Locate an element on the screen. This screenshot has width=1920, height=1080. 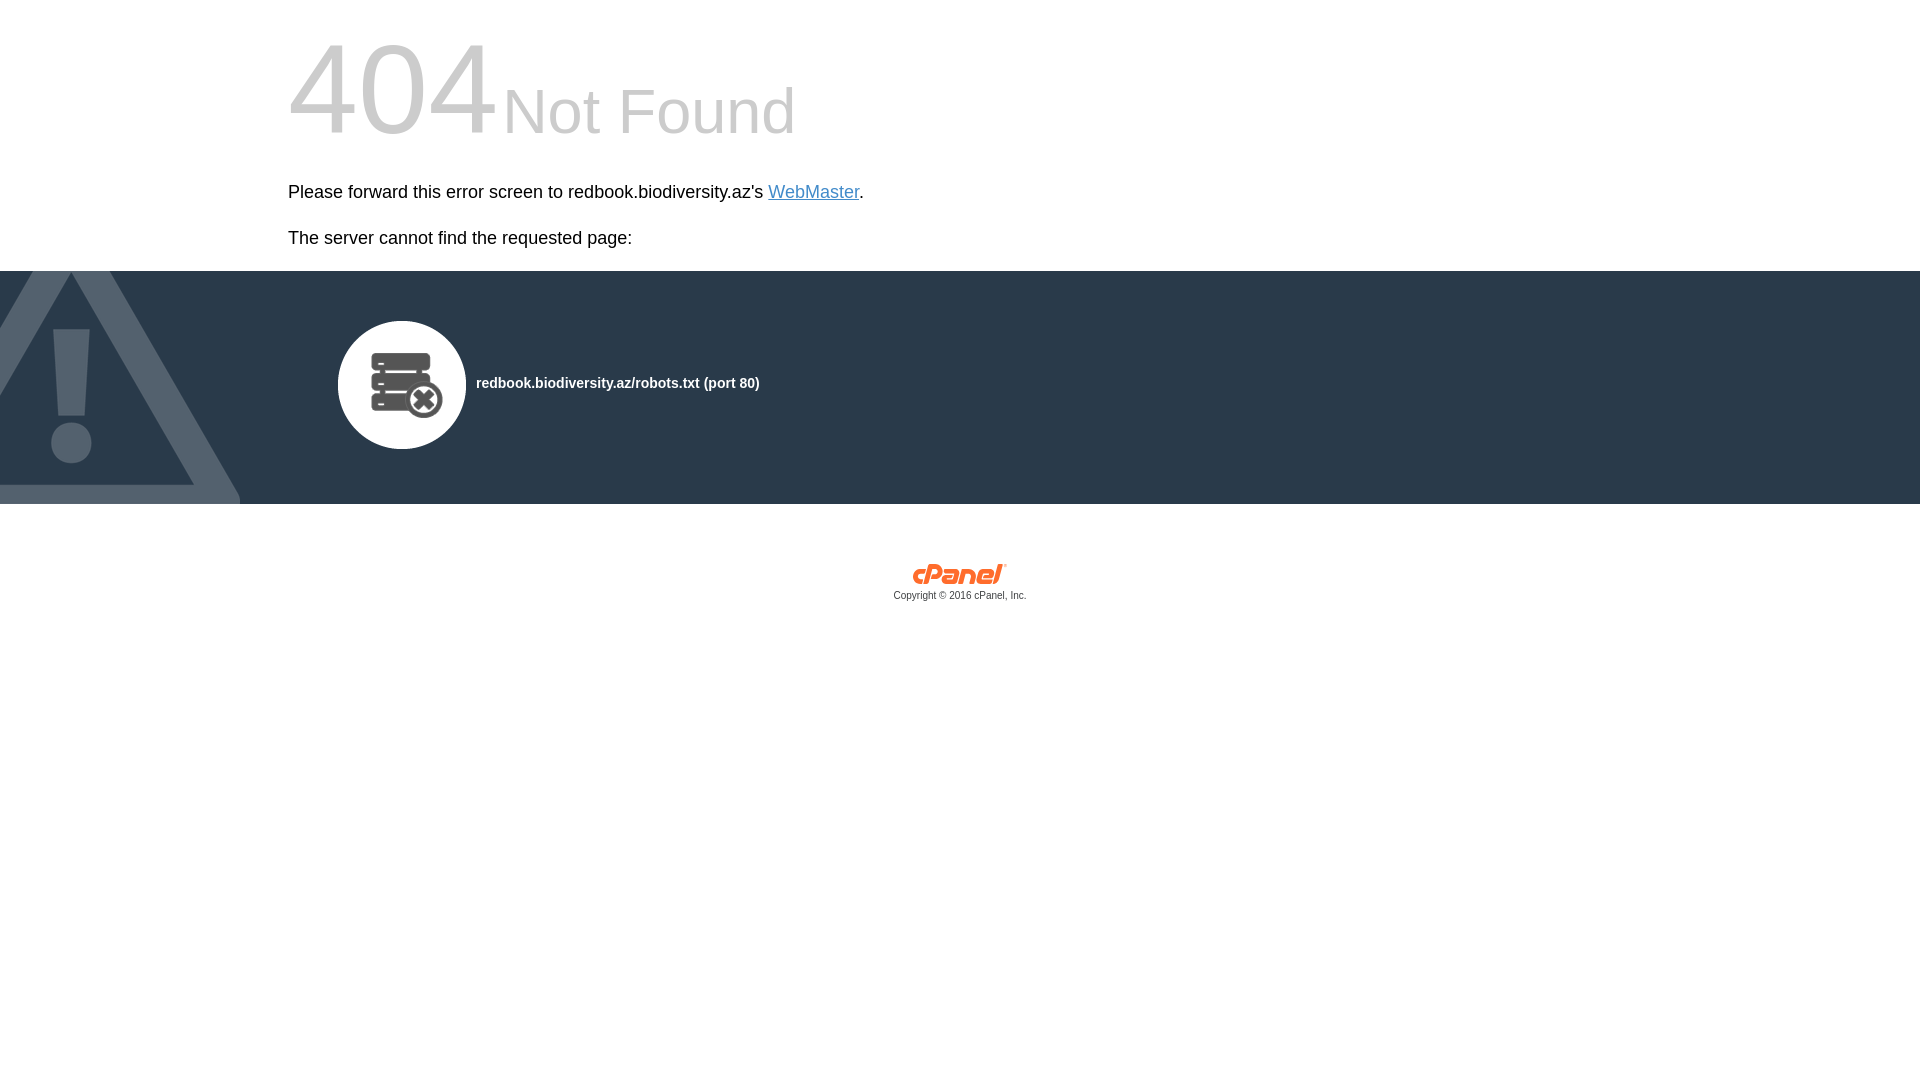
'WebMaster' is located at coordinates (767, 192).